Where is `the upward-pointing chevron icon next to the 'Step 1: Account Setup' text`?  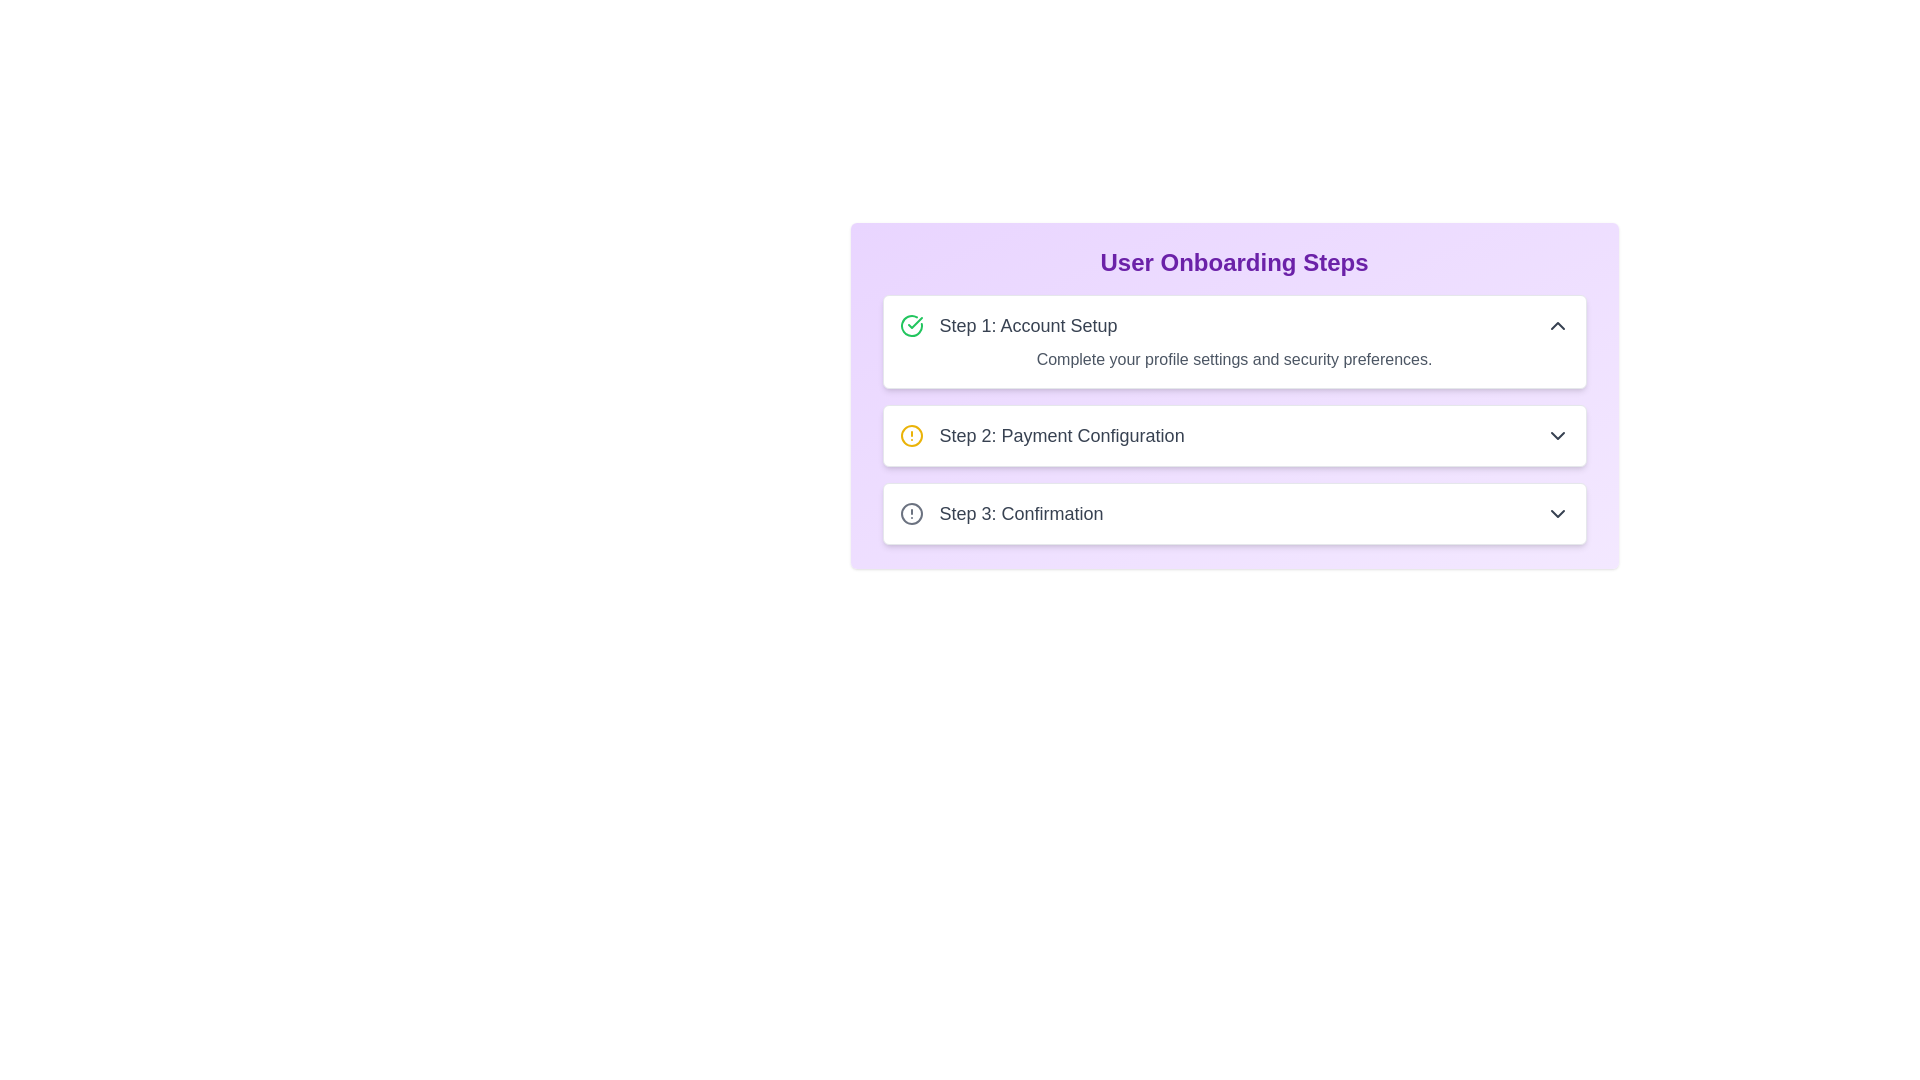
the upward-pointing chevron icon next to the 'Step 1: Account Setup' text is located at coordinates (1556, 325).